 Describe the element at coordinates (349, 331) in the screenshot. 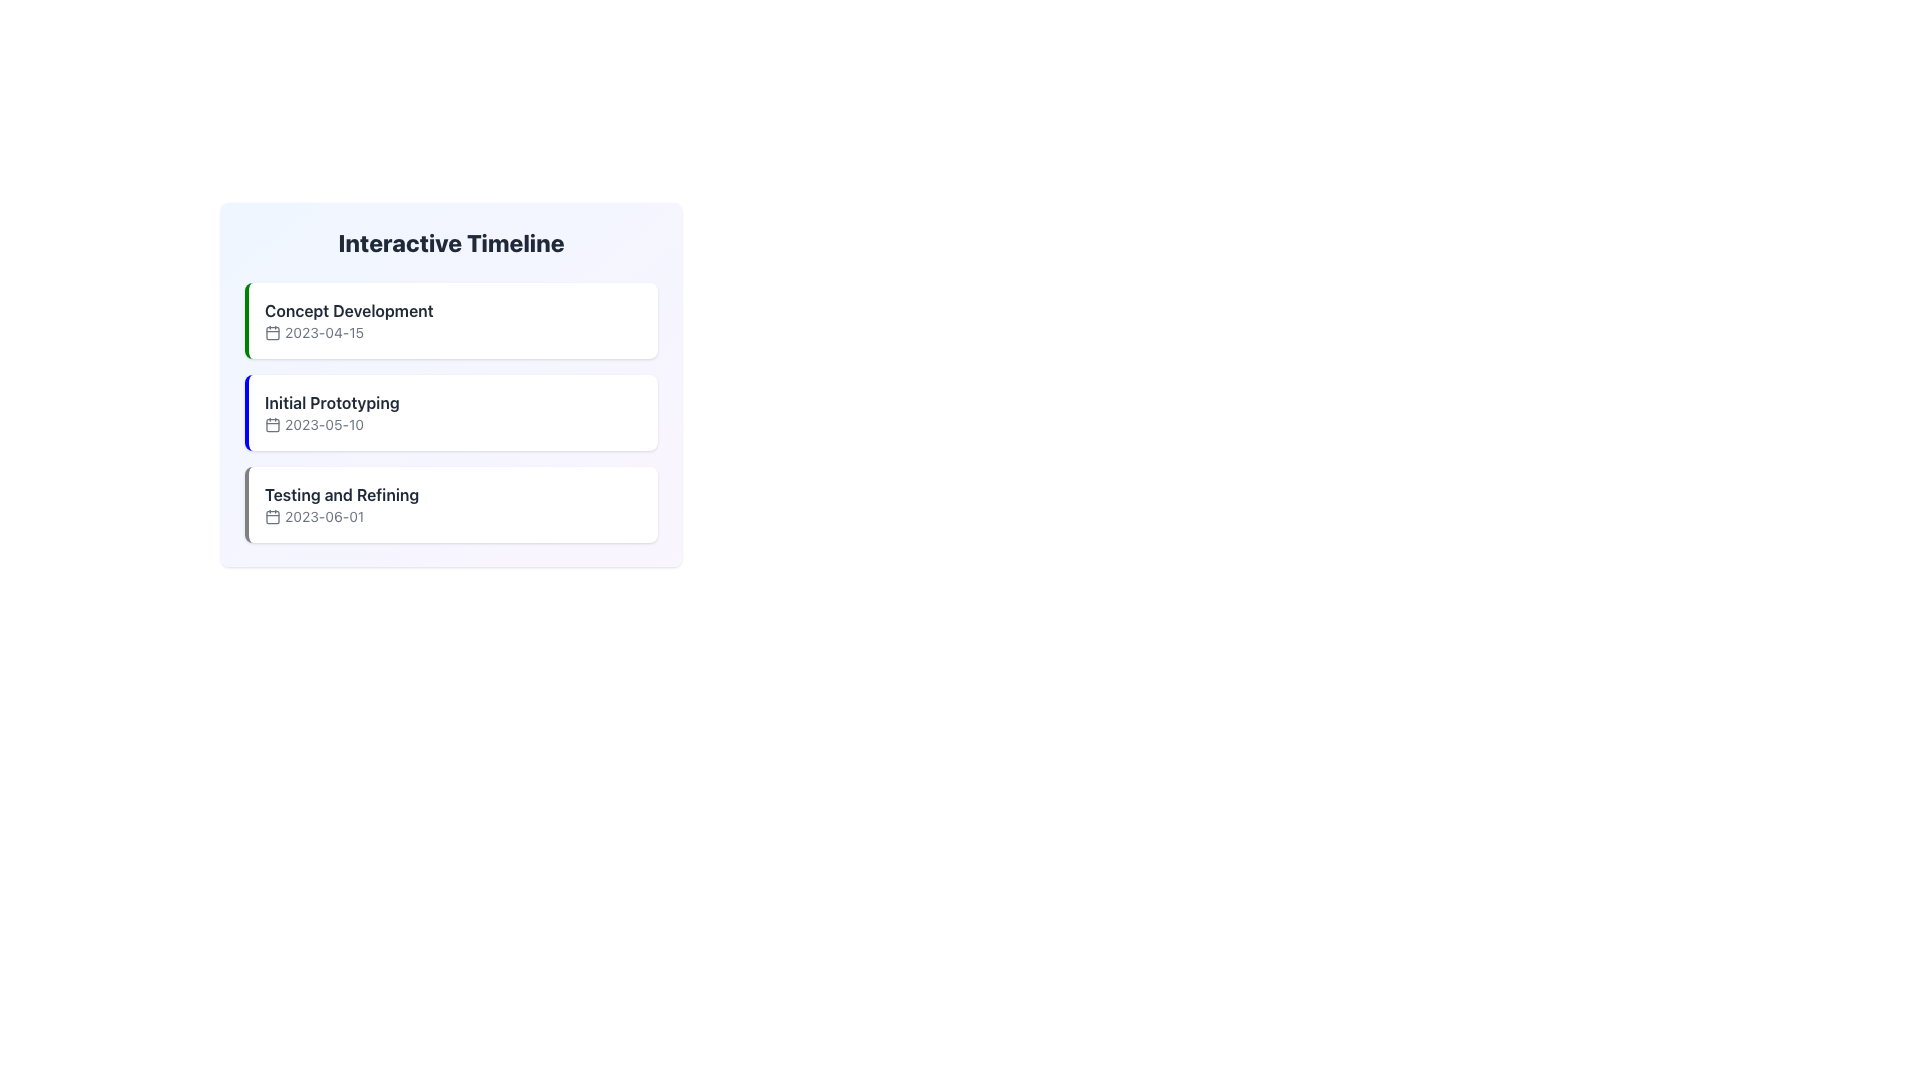

I see `the date element '2023-04-15' located below the header 'Concept Development'` at that location.